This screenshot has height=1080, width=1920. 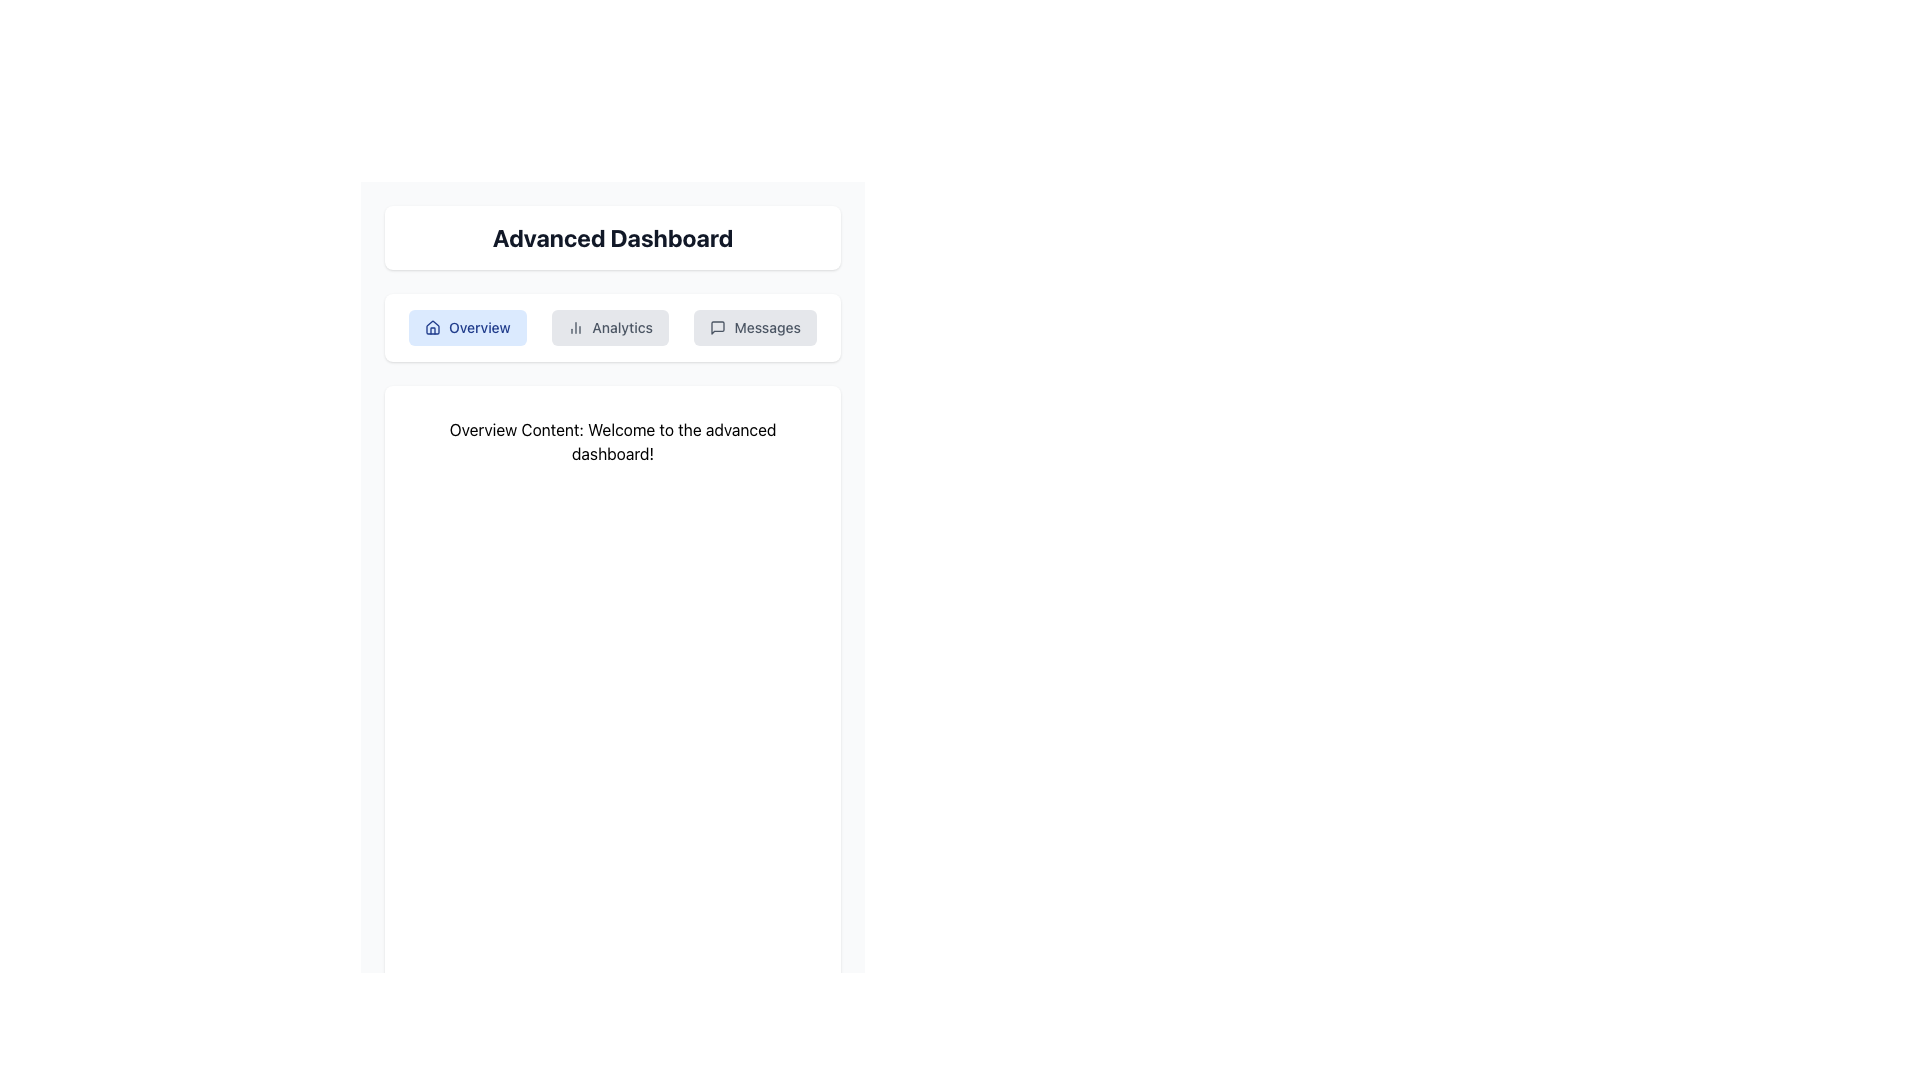 I want to click on the 'Messages' button, which is the third button in a horizontal layout, so click(x=754, y=326).